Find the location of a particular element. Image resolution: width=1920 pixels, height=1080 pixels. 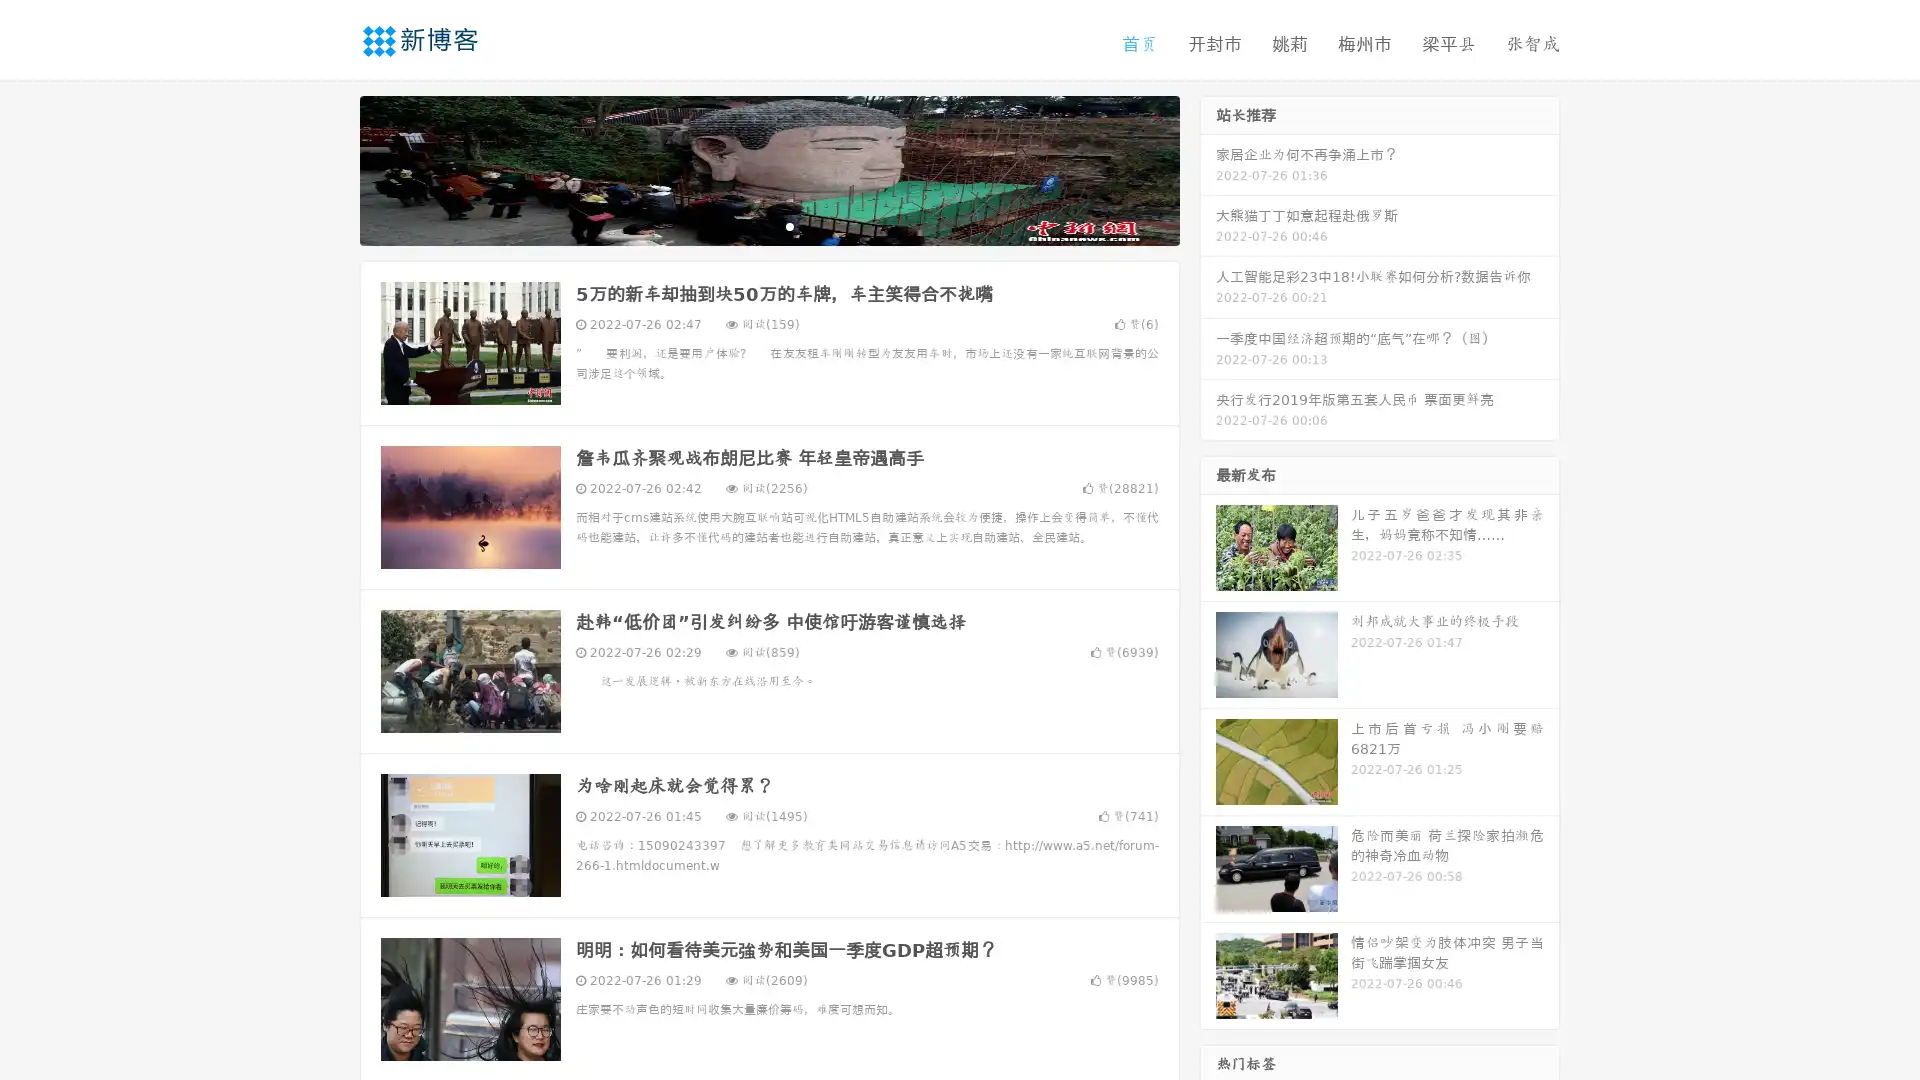

Go to slide 2 is located at coordinates (768, 225).